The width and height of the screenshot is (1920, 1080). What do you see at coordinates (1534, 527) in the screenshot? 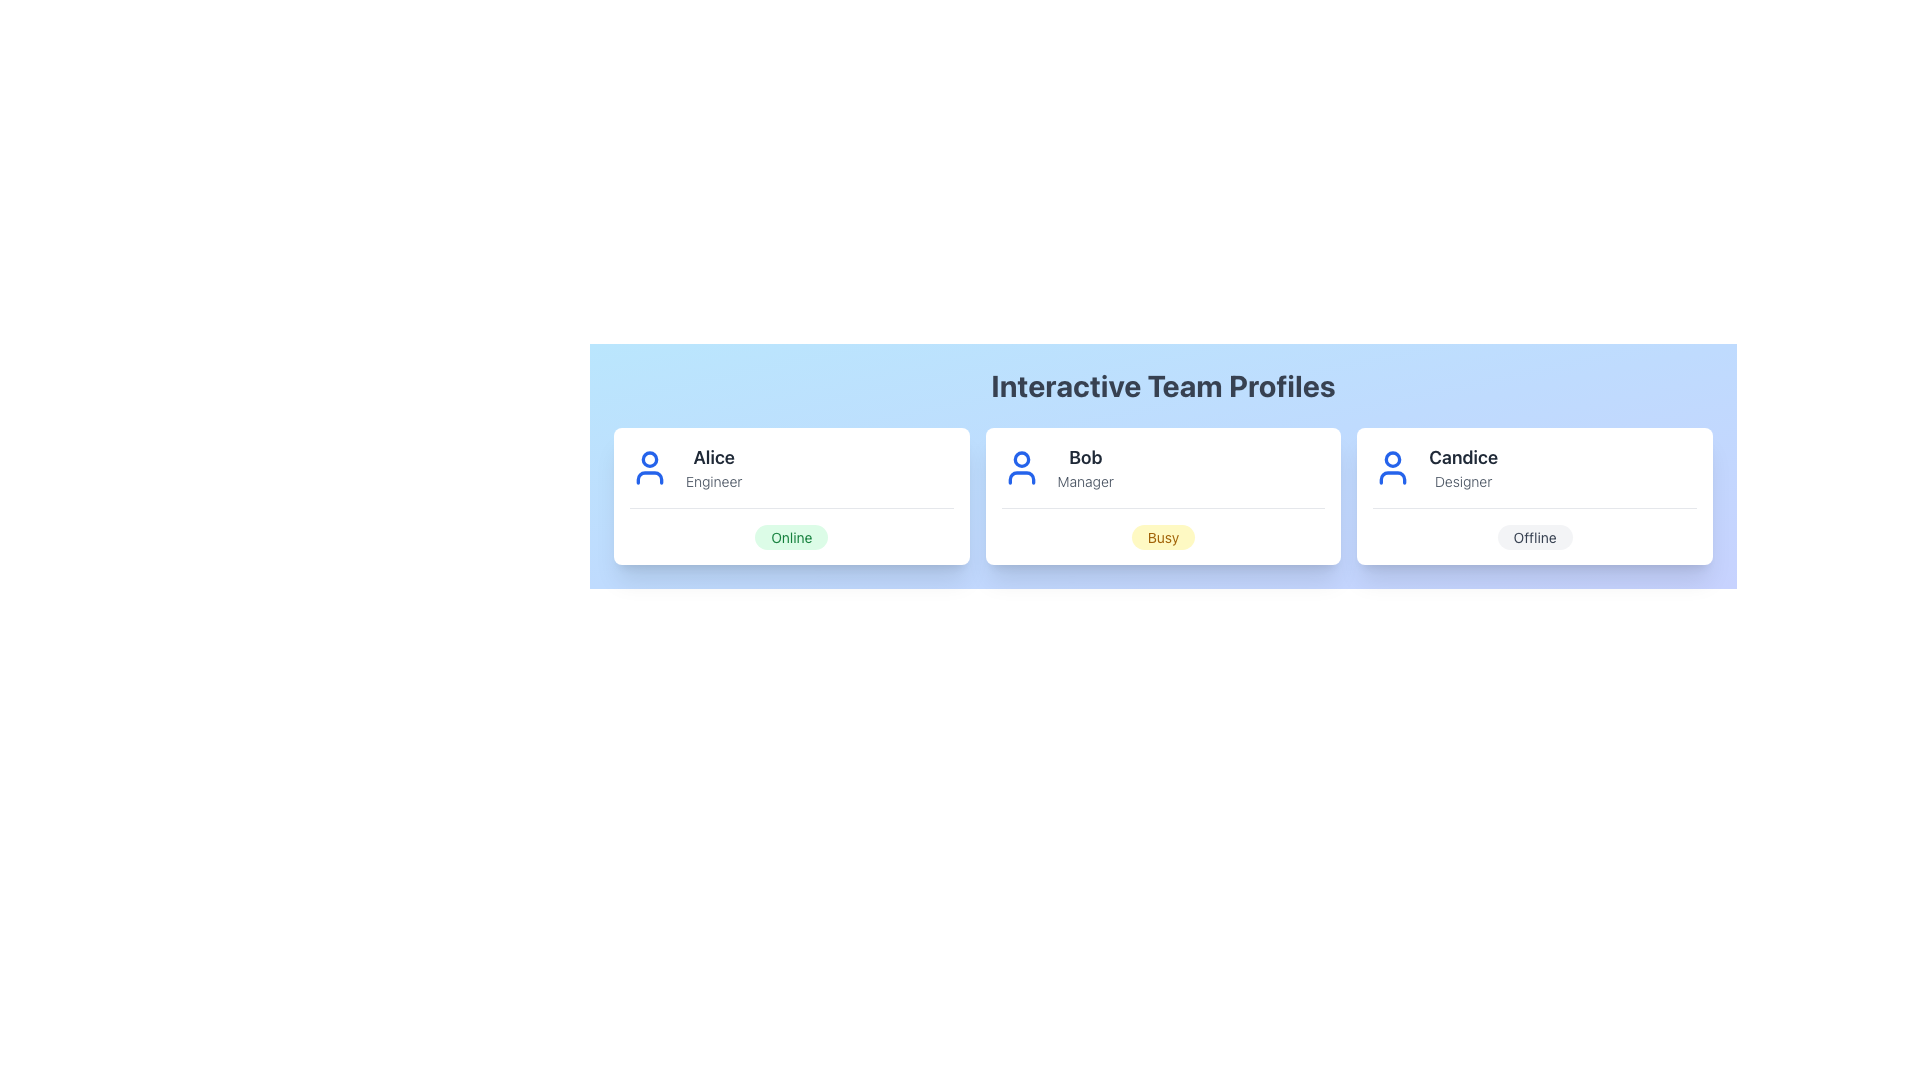
I see `the 'Offline' label, which is styled with a rounded background and is located at the bottom-center of the user information card for 'Candice'` at bounding box center [1534, 527].